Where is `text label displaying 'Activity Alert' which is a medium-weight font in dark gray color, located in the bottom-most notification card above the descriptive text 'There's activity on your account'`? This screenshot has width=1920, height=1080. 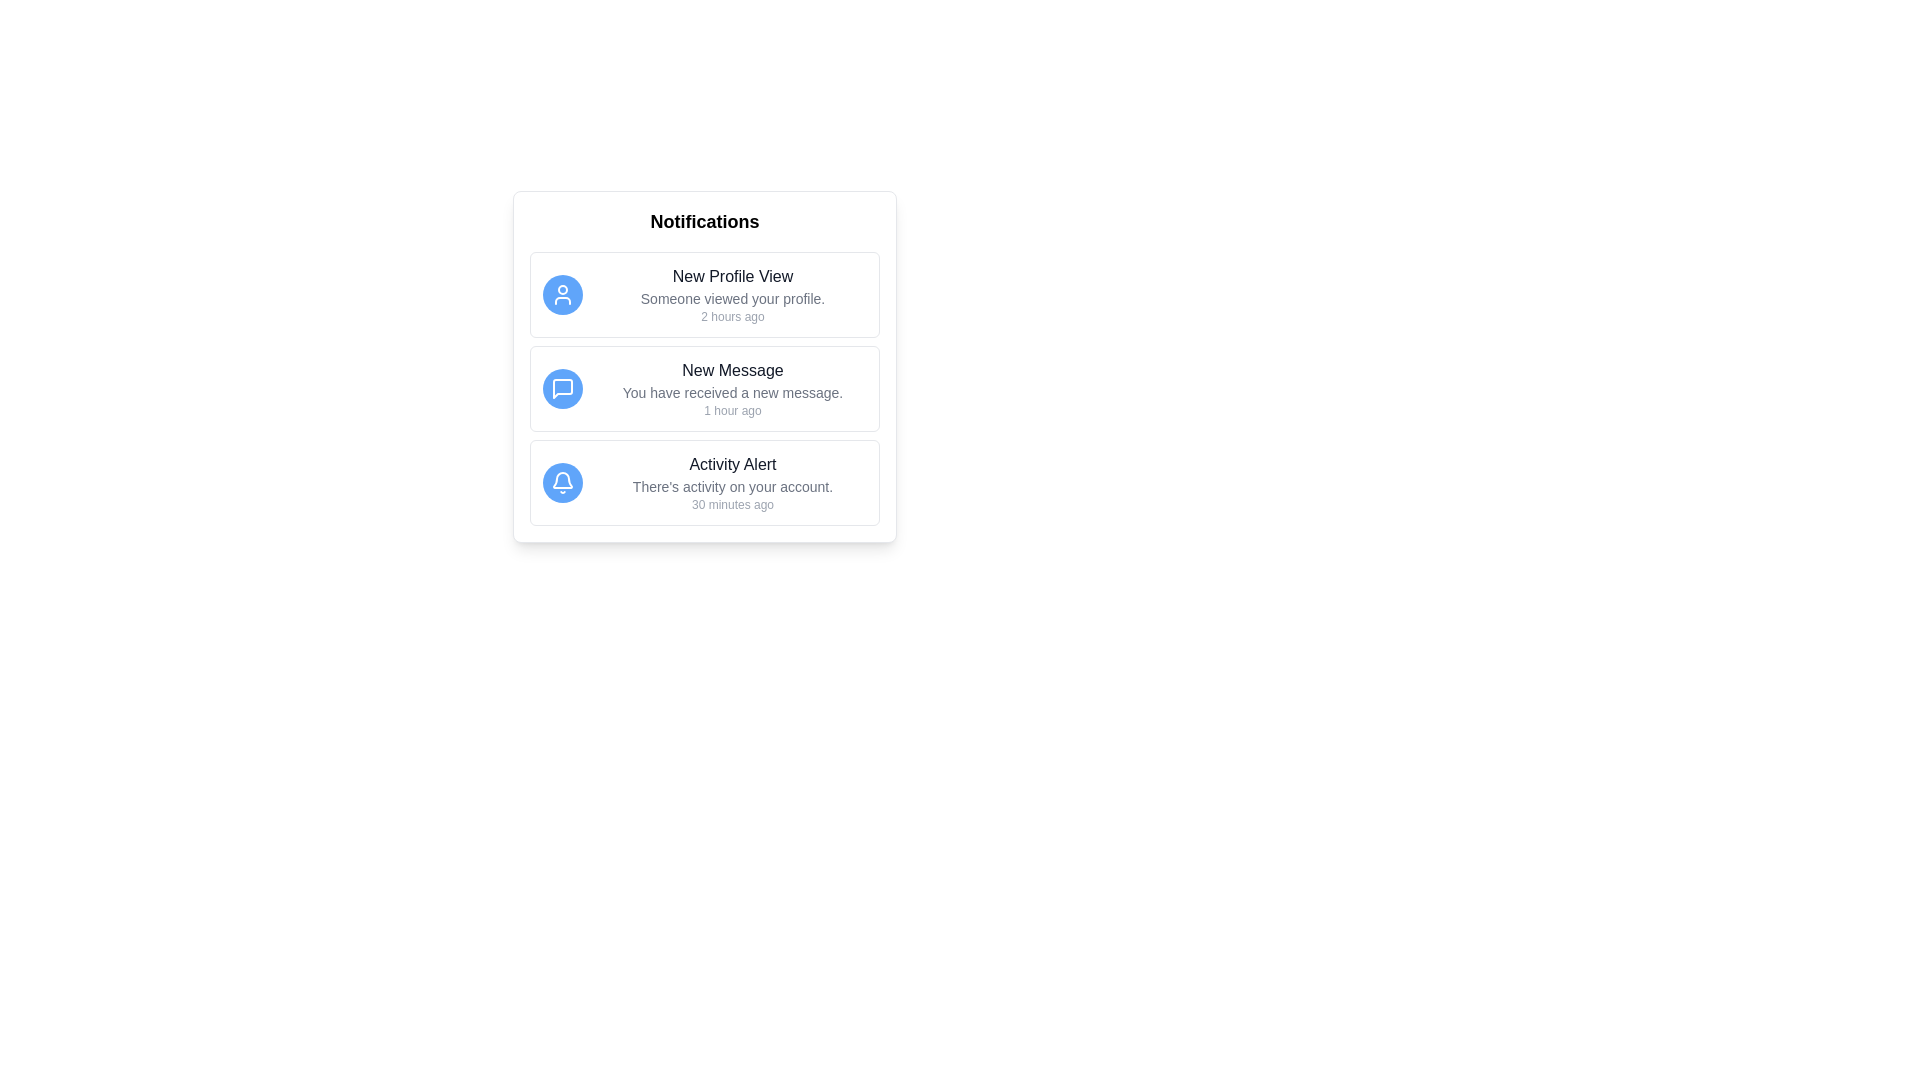 text label displaying 'Activity Alert' which is a medium-weight font in dark gray color, located in the bottom-most notification card above the descriptive text 'There's activity on your account' is located at coordinates (732, 465).